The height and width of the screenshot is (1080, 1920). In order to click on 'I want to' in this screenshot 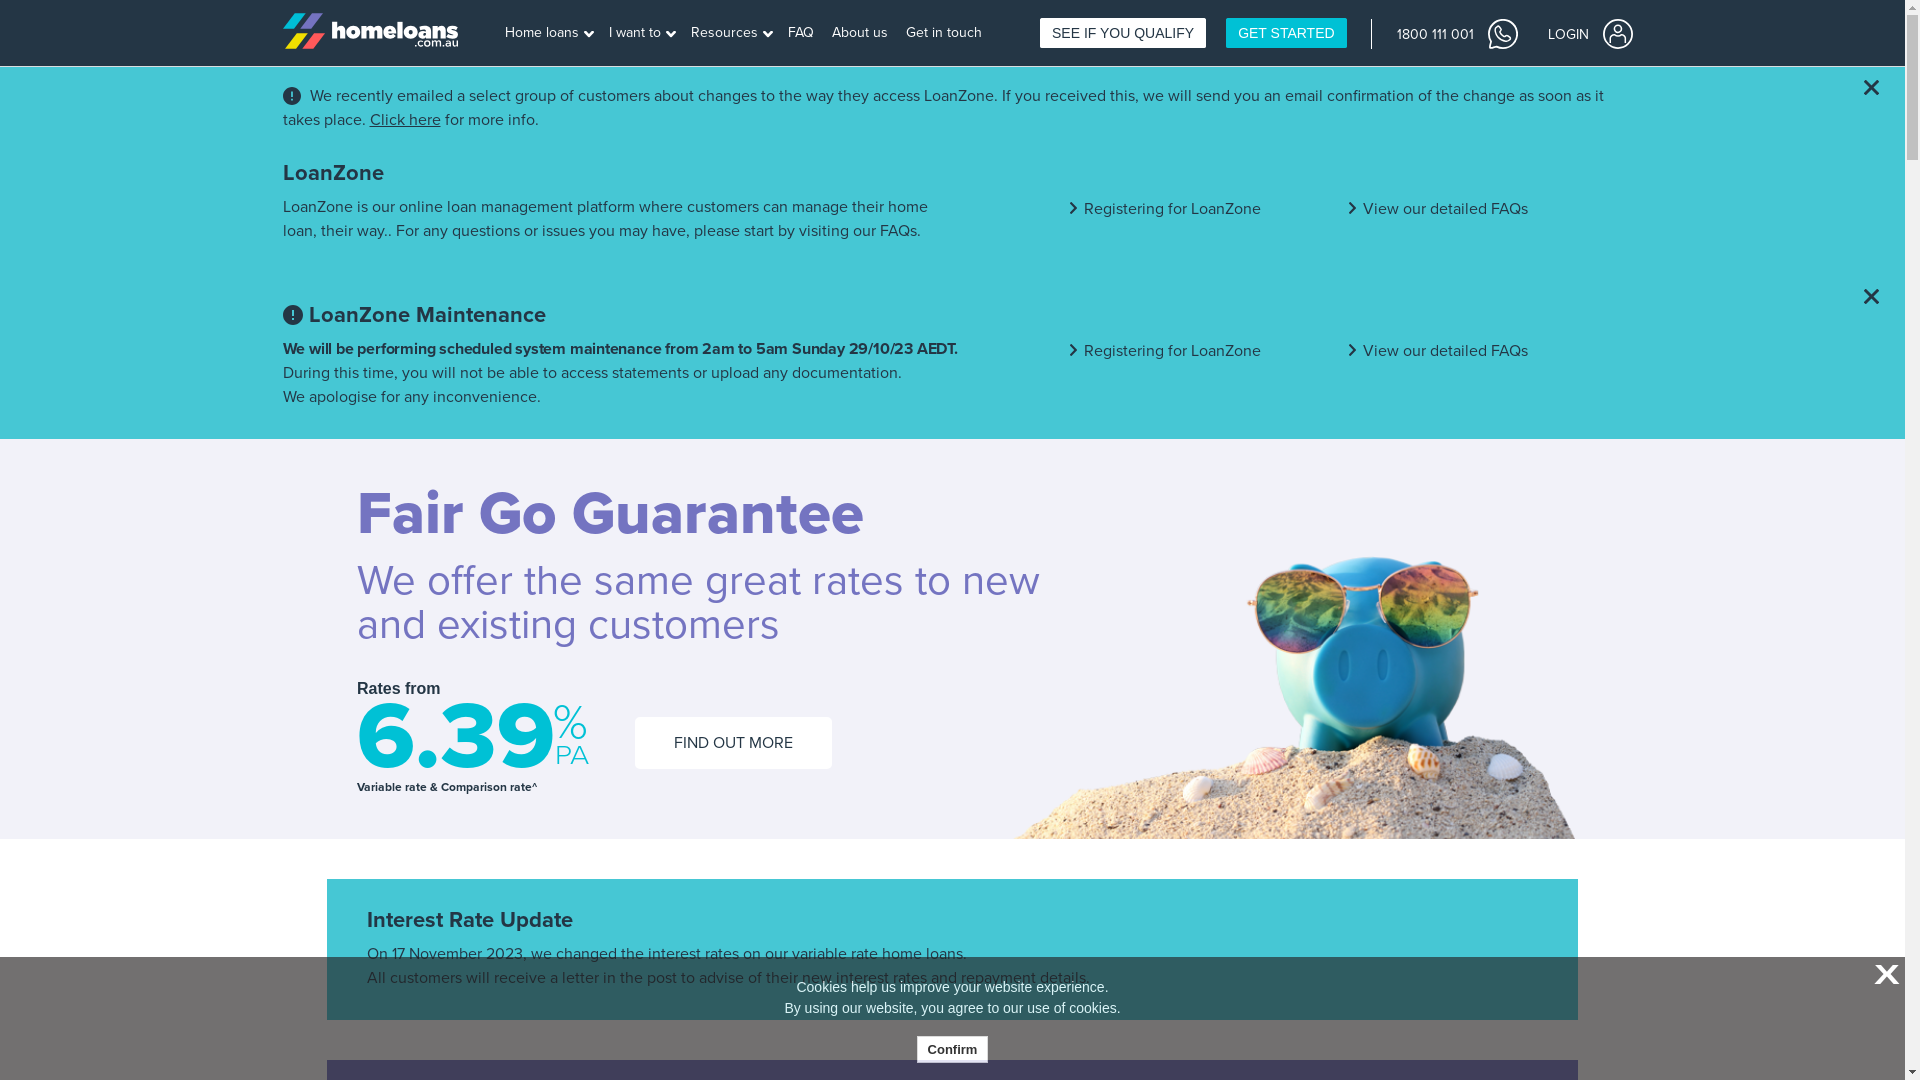, I will do `click(642, 33)`.